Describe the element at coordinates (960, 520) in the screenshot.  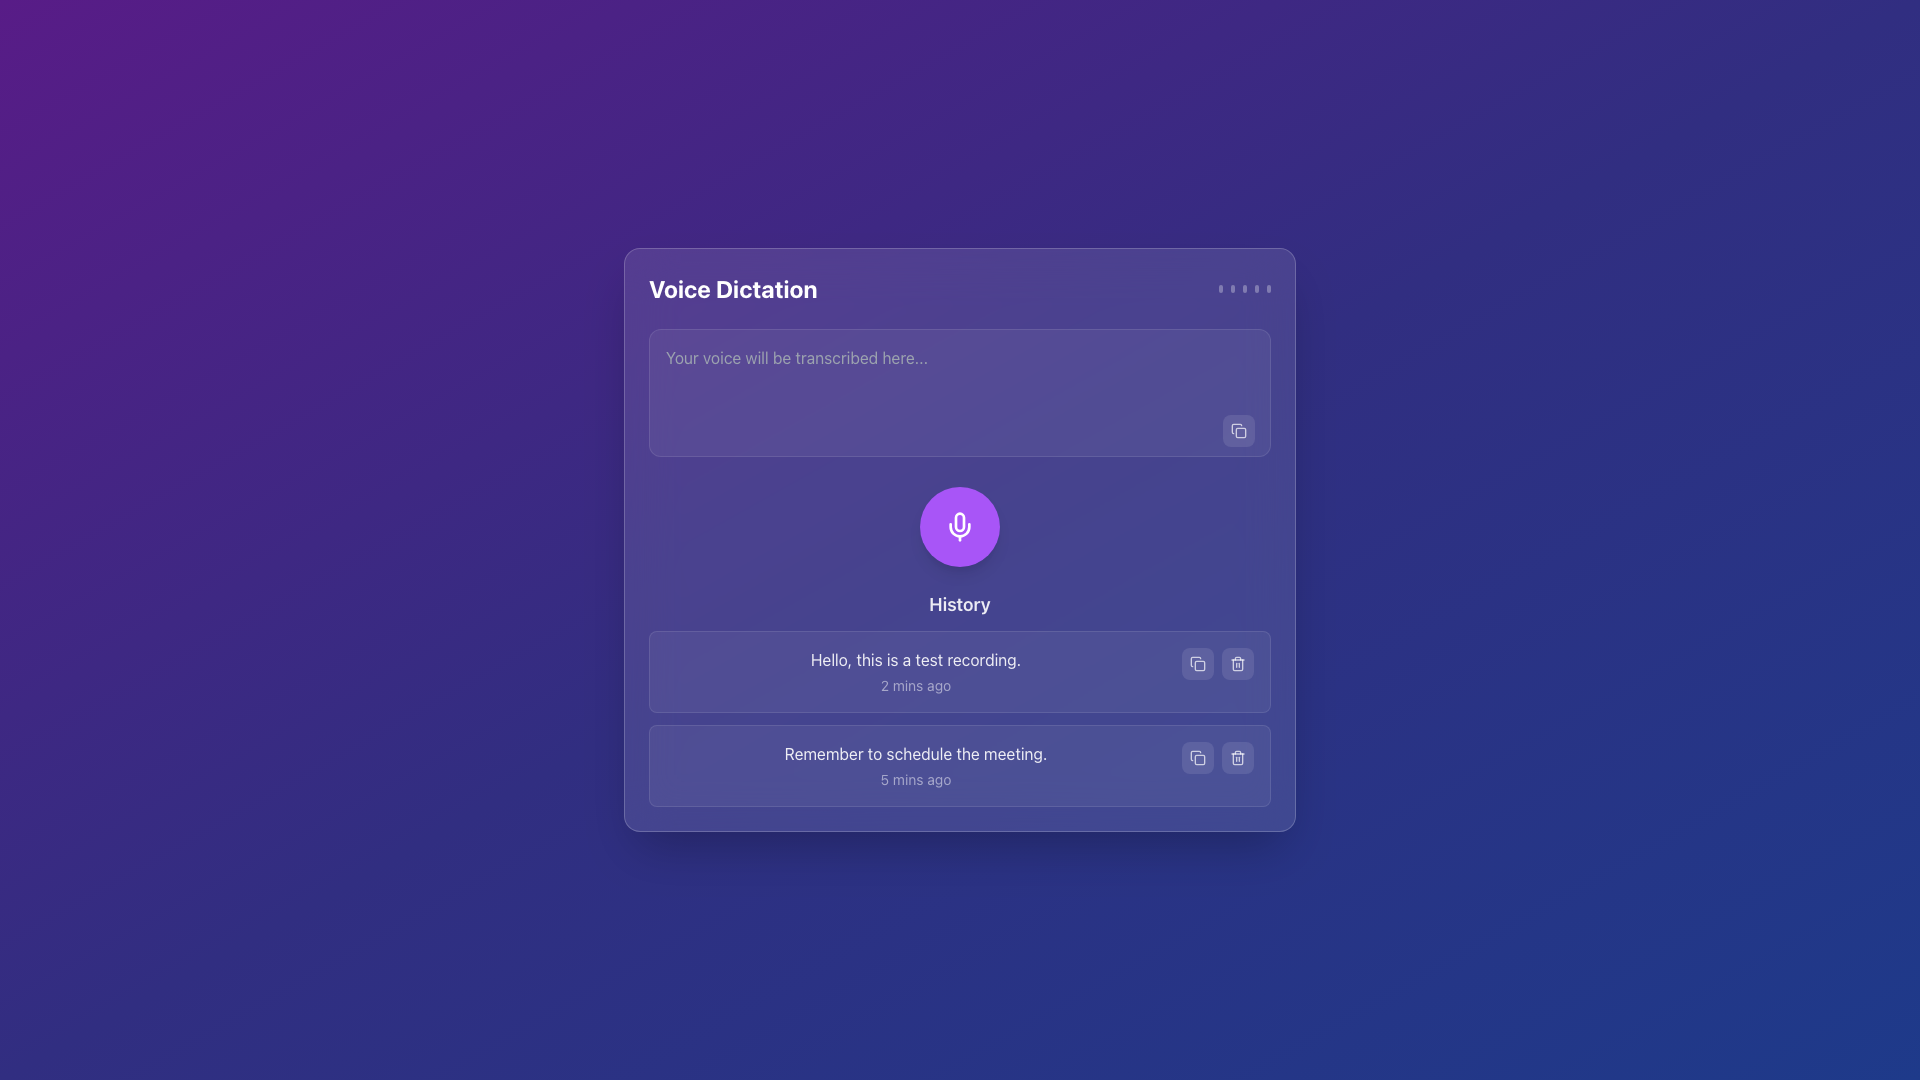
I see `the microphone icon which is located in the center of the pink circular button, under the text 'Your voice will be transcribed here...' and above the 'History' section` at that location.